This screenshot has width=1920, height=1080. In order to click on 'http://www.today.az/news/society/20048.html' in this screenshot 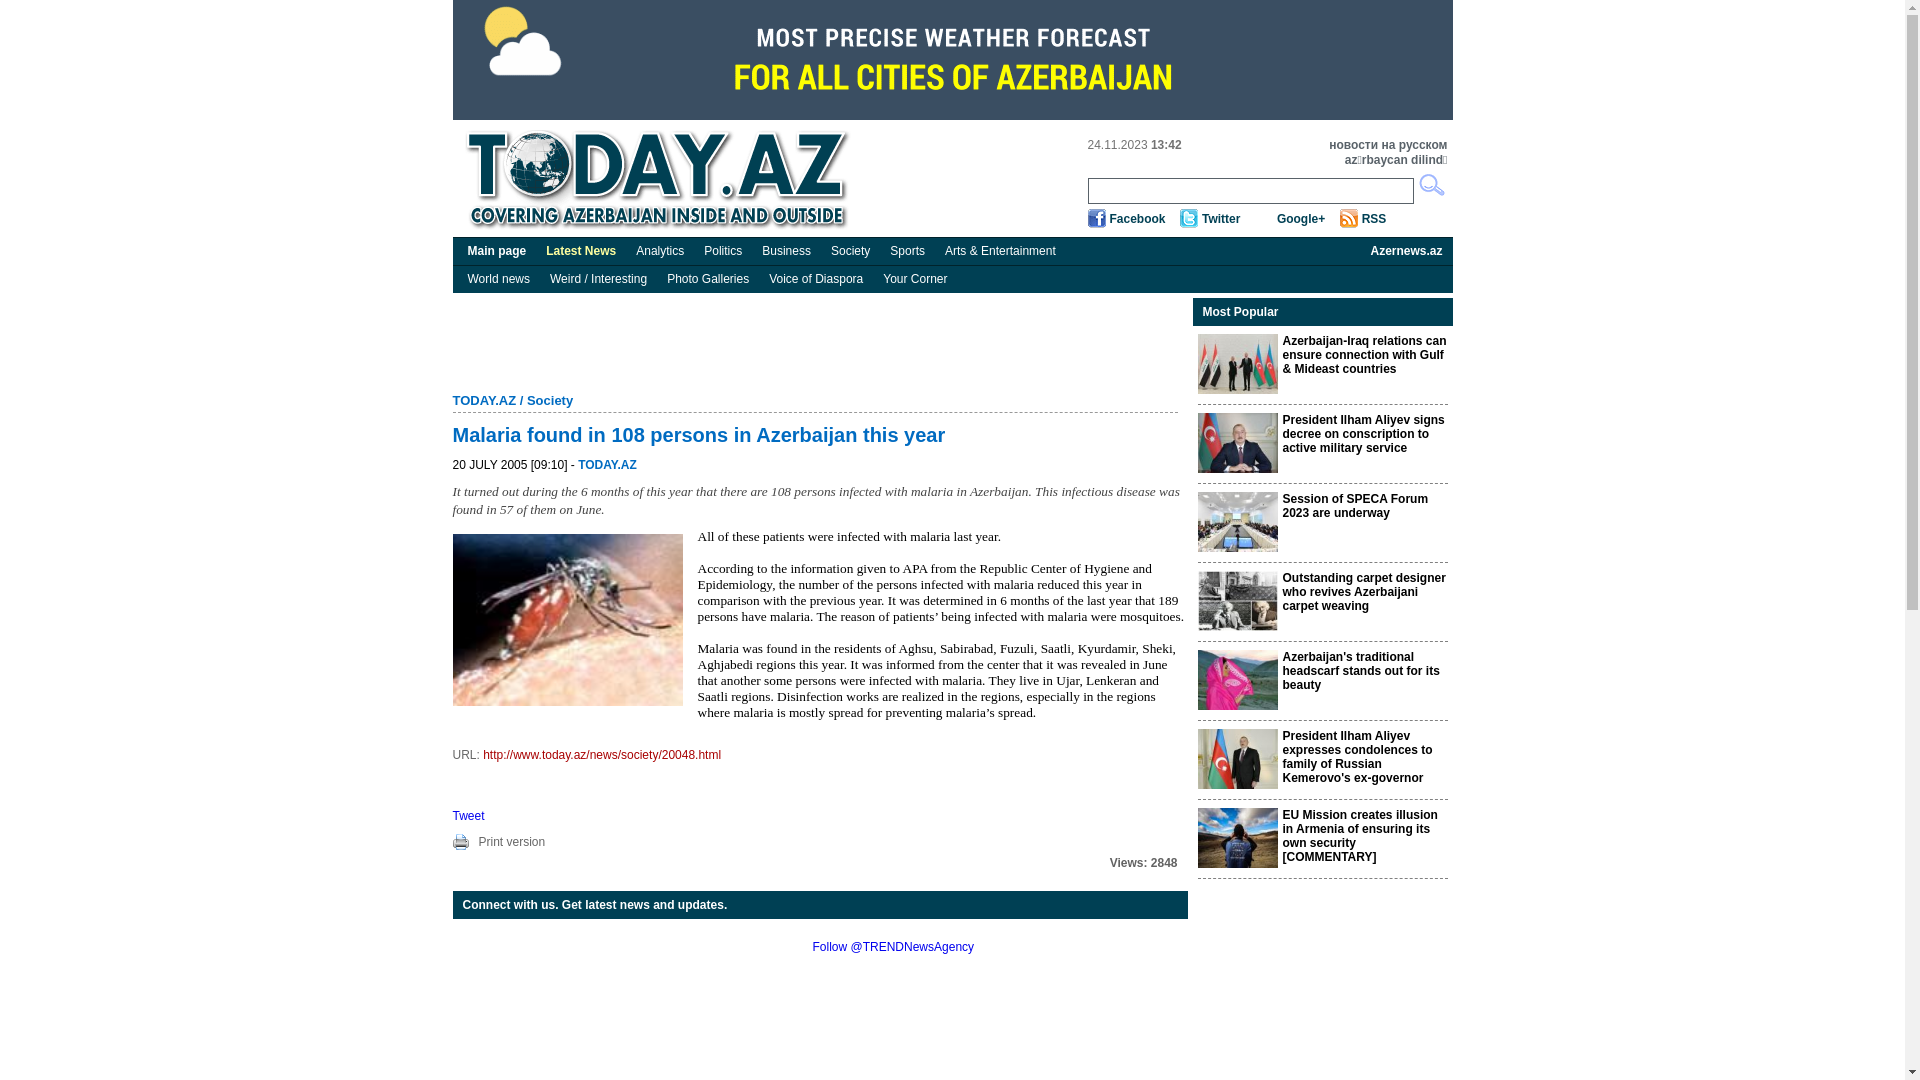, I will do `click(483, 755)`.